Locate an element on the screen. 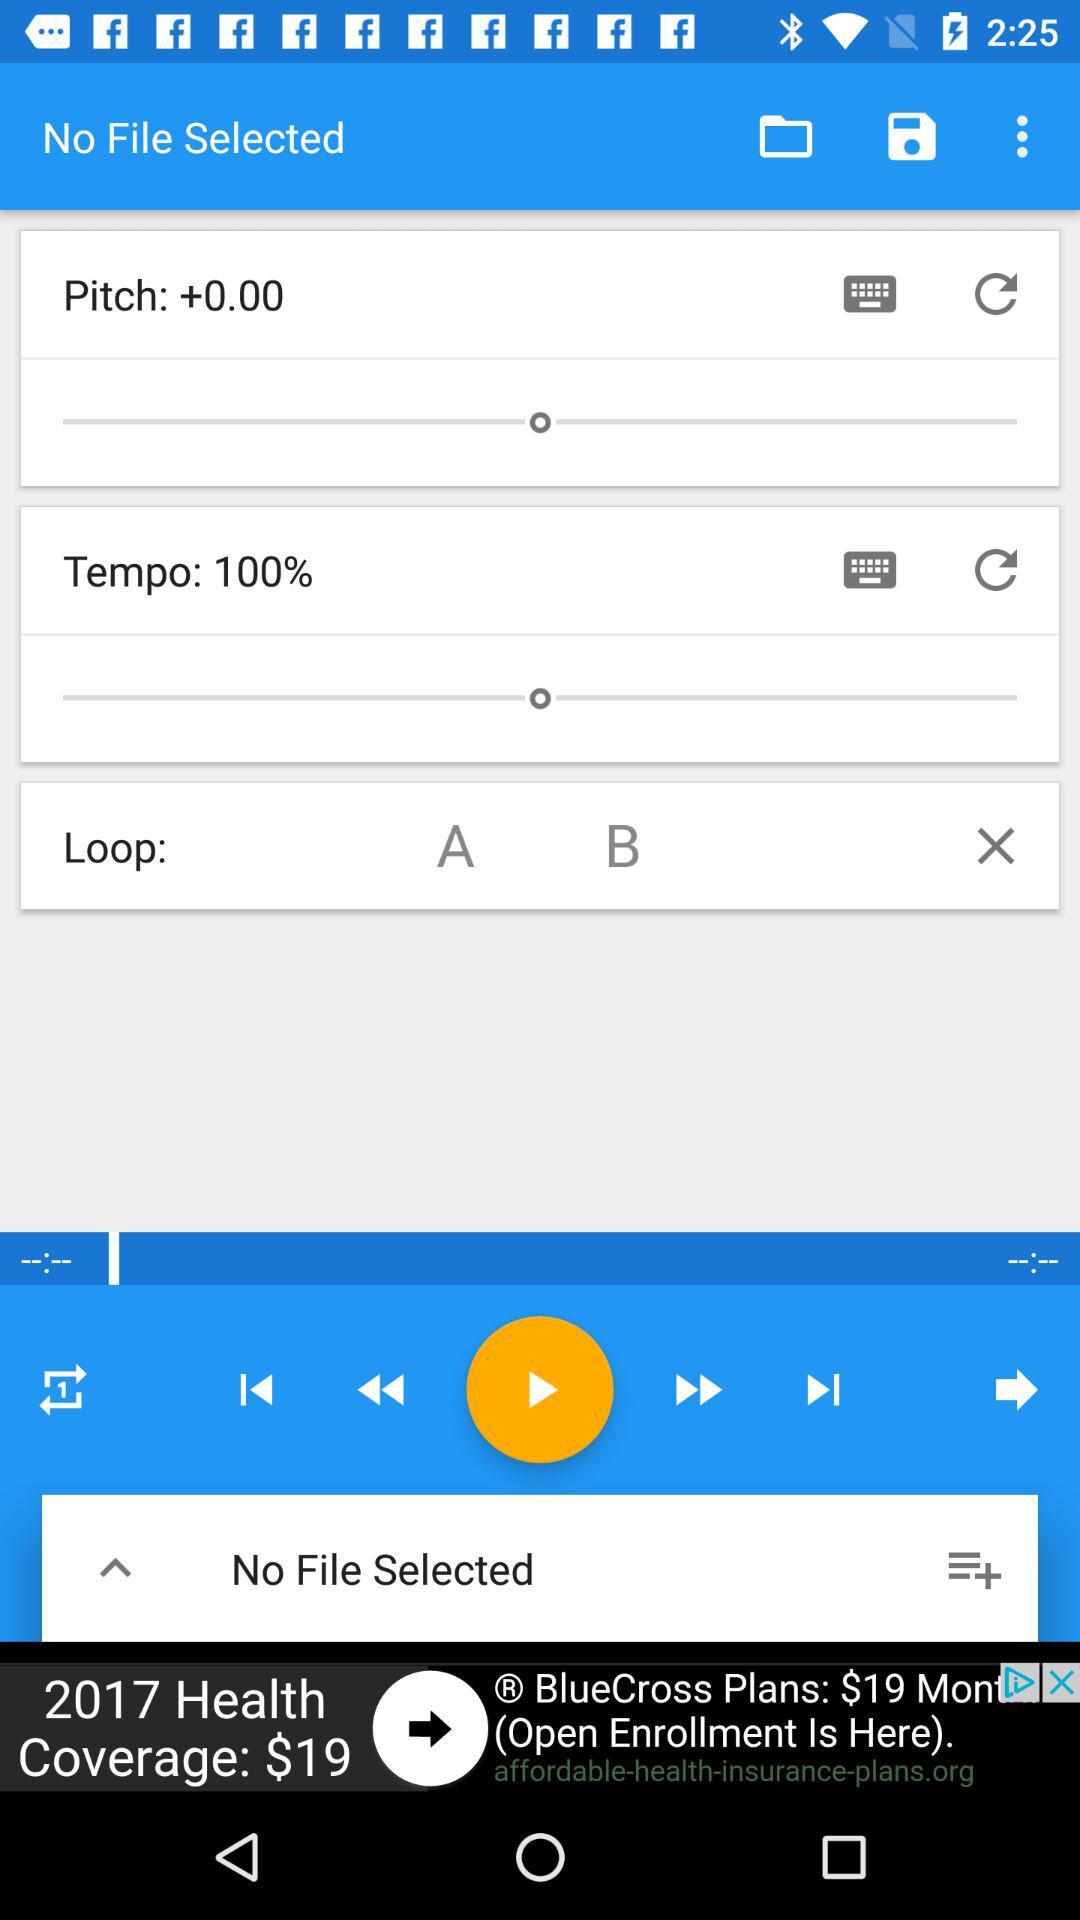 This screenshot has height=1920, width=1080. settings is located at coordinates (61, 1388).